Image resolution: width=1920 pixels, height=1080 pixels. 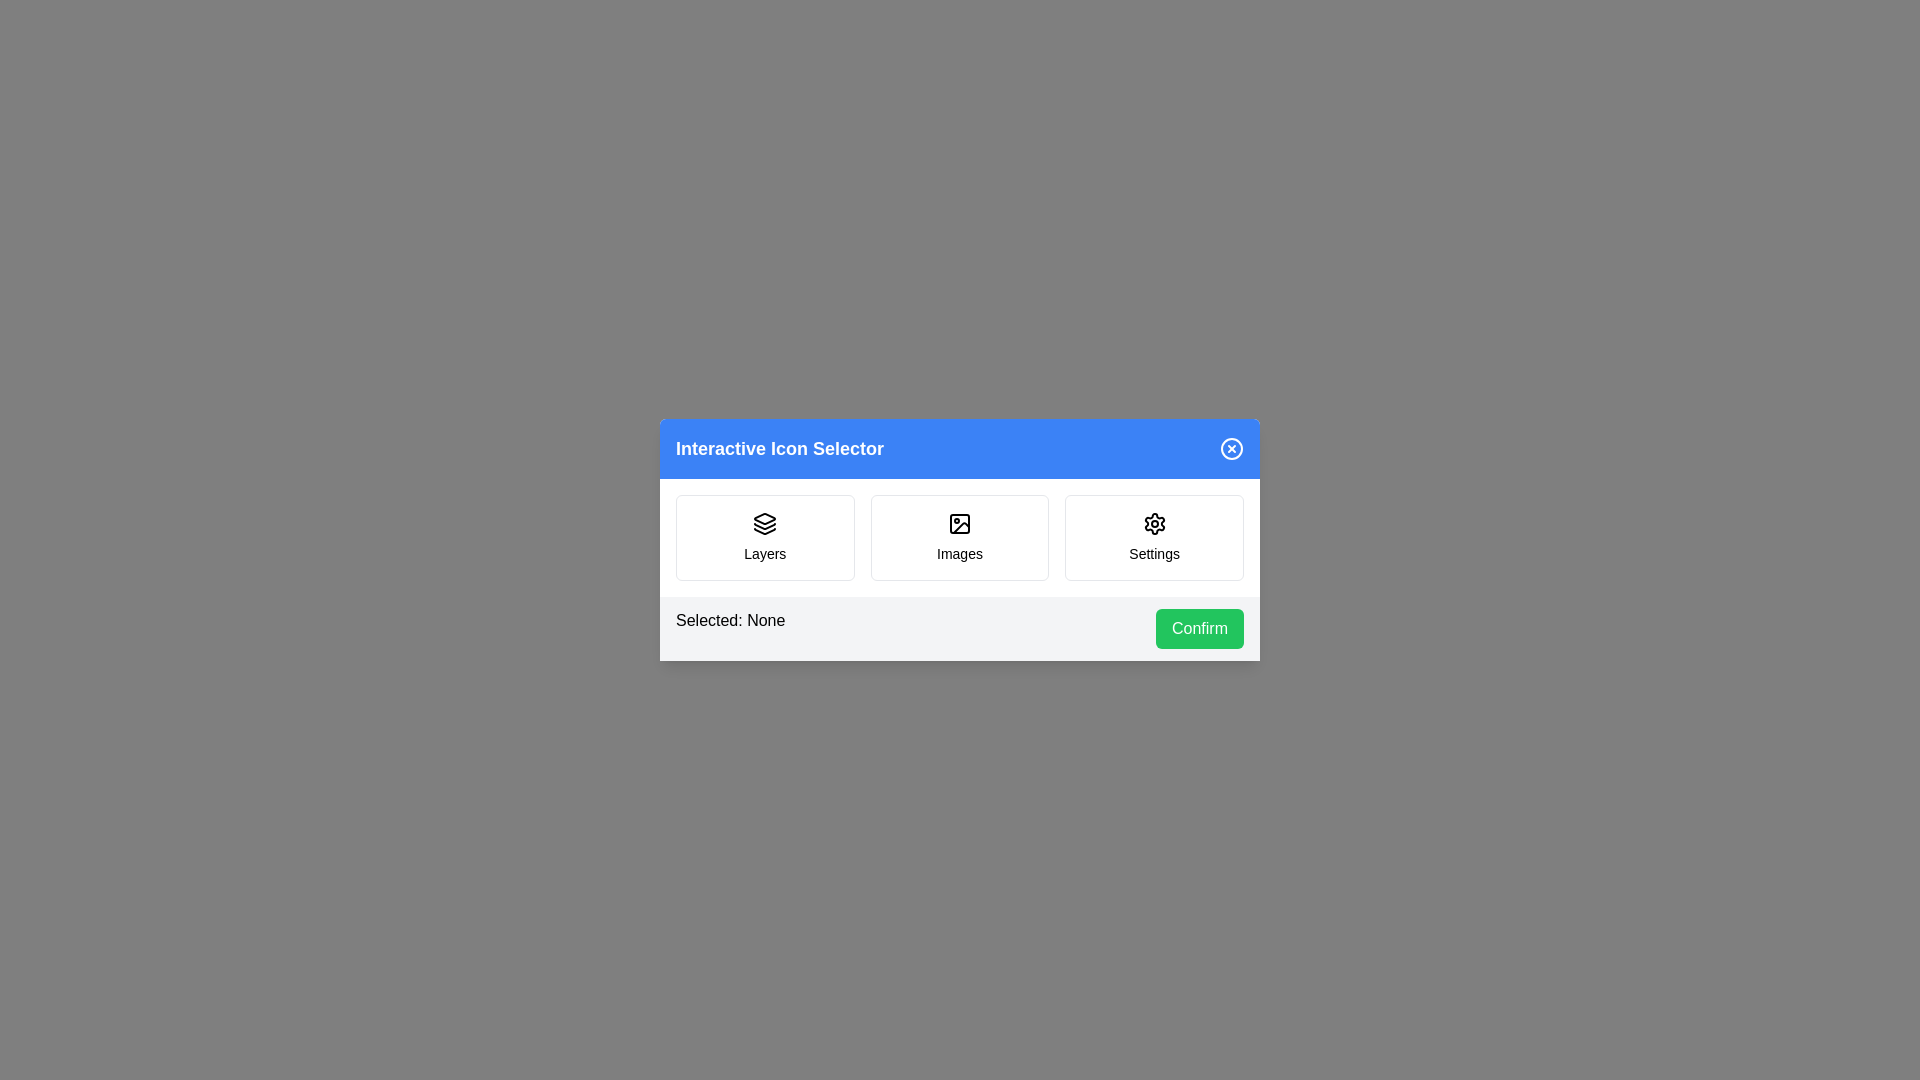 What do you see at coordinates (763, 536) in the screenshot?
I see `the icon Layers by clicking on it` at bounding box center [763, 536].